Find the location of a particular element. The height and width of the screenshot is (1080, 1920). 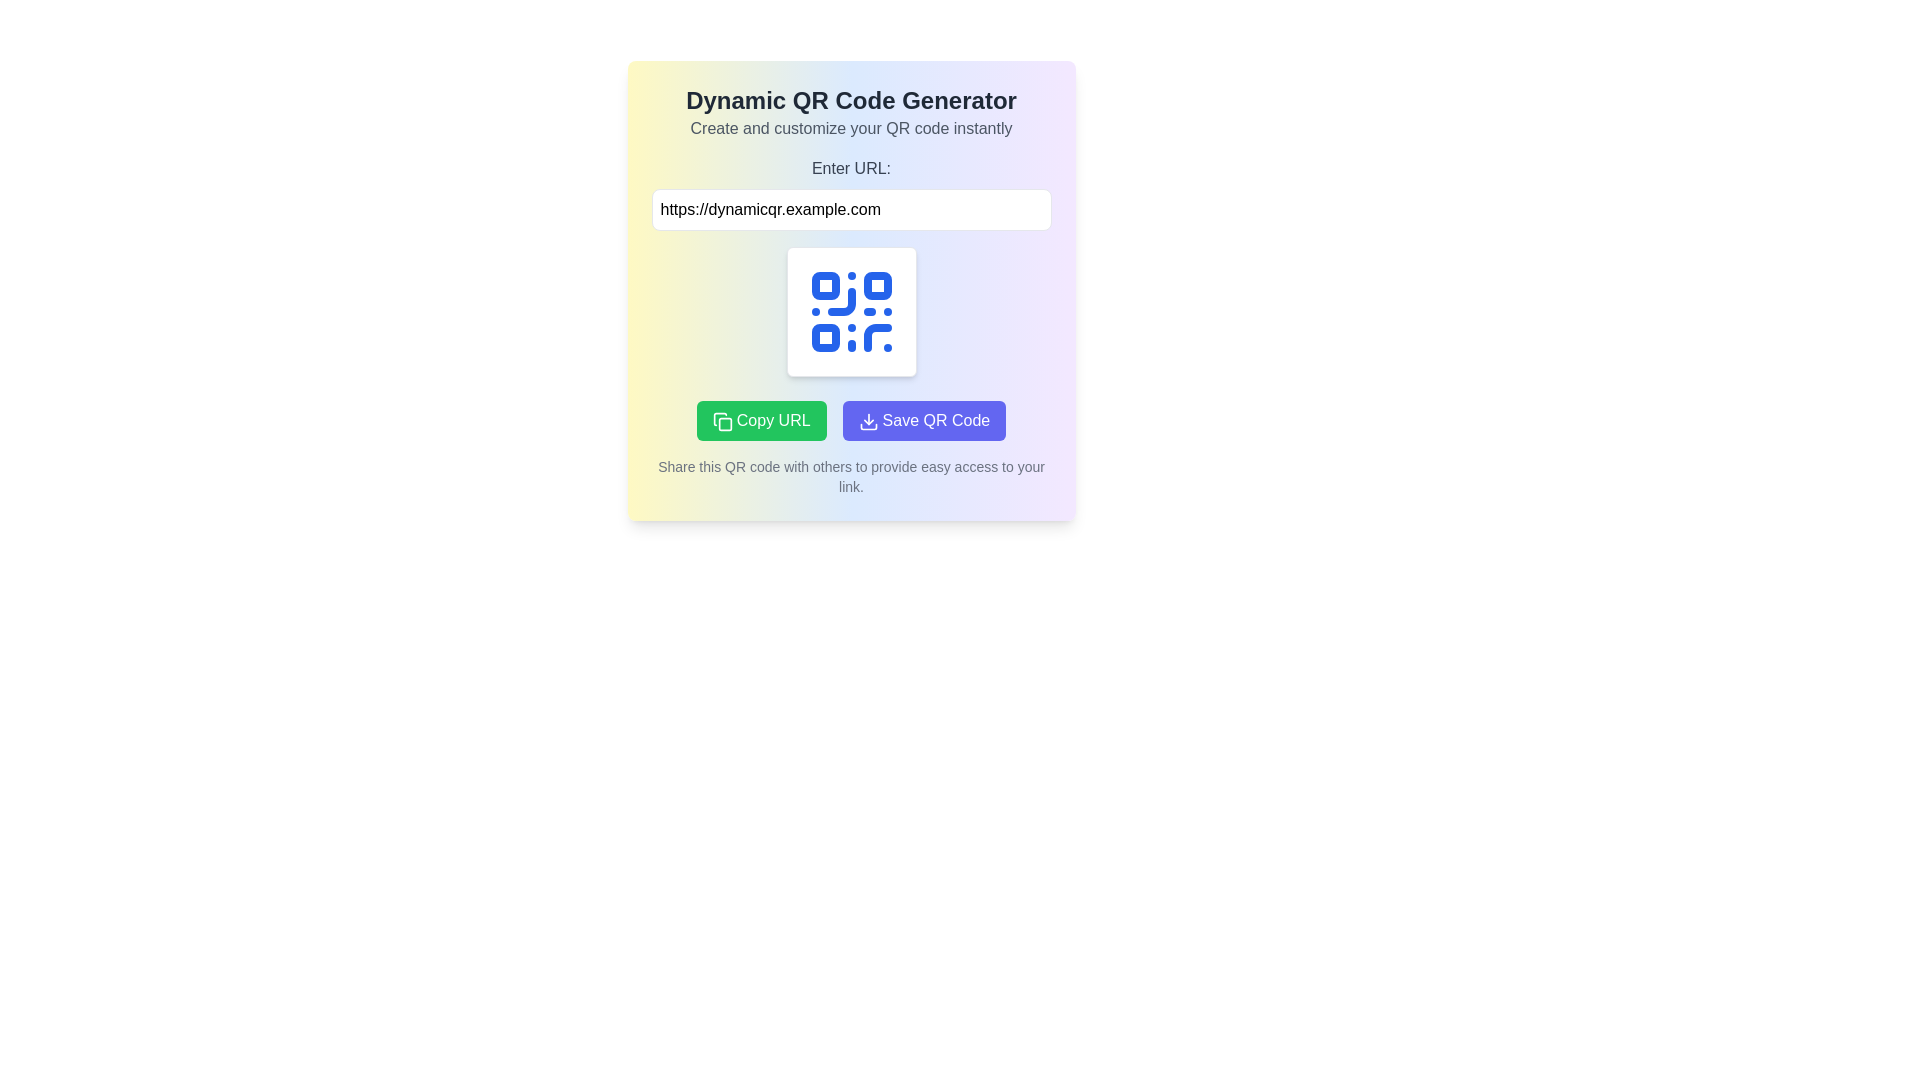

the text section titled 'Dynamic QR Code Generator' with the subtitle 'Create and customize your QR code instantly', located at the top-center of the card-like interface is located at coordinates (851, 112).